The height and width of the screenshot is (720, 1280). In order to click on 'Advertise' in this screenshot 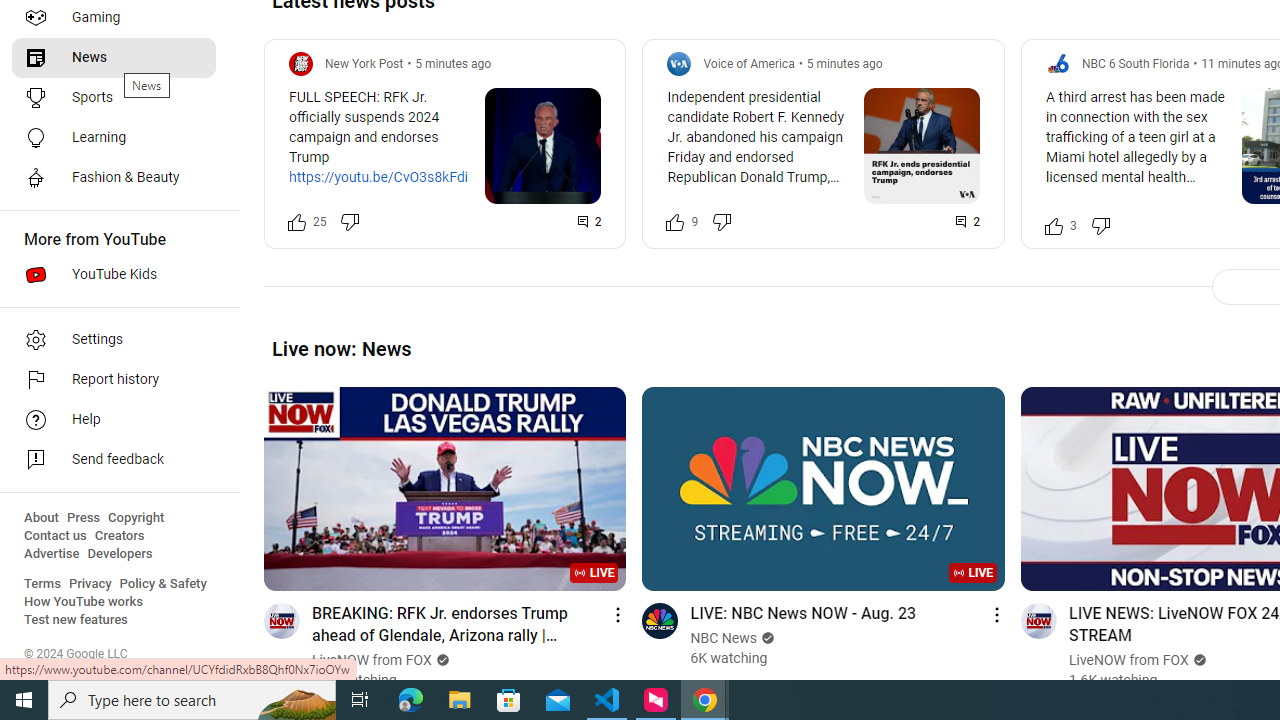, I will do `click(51, 554)`.